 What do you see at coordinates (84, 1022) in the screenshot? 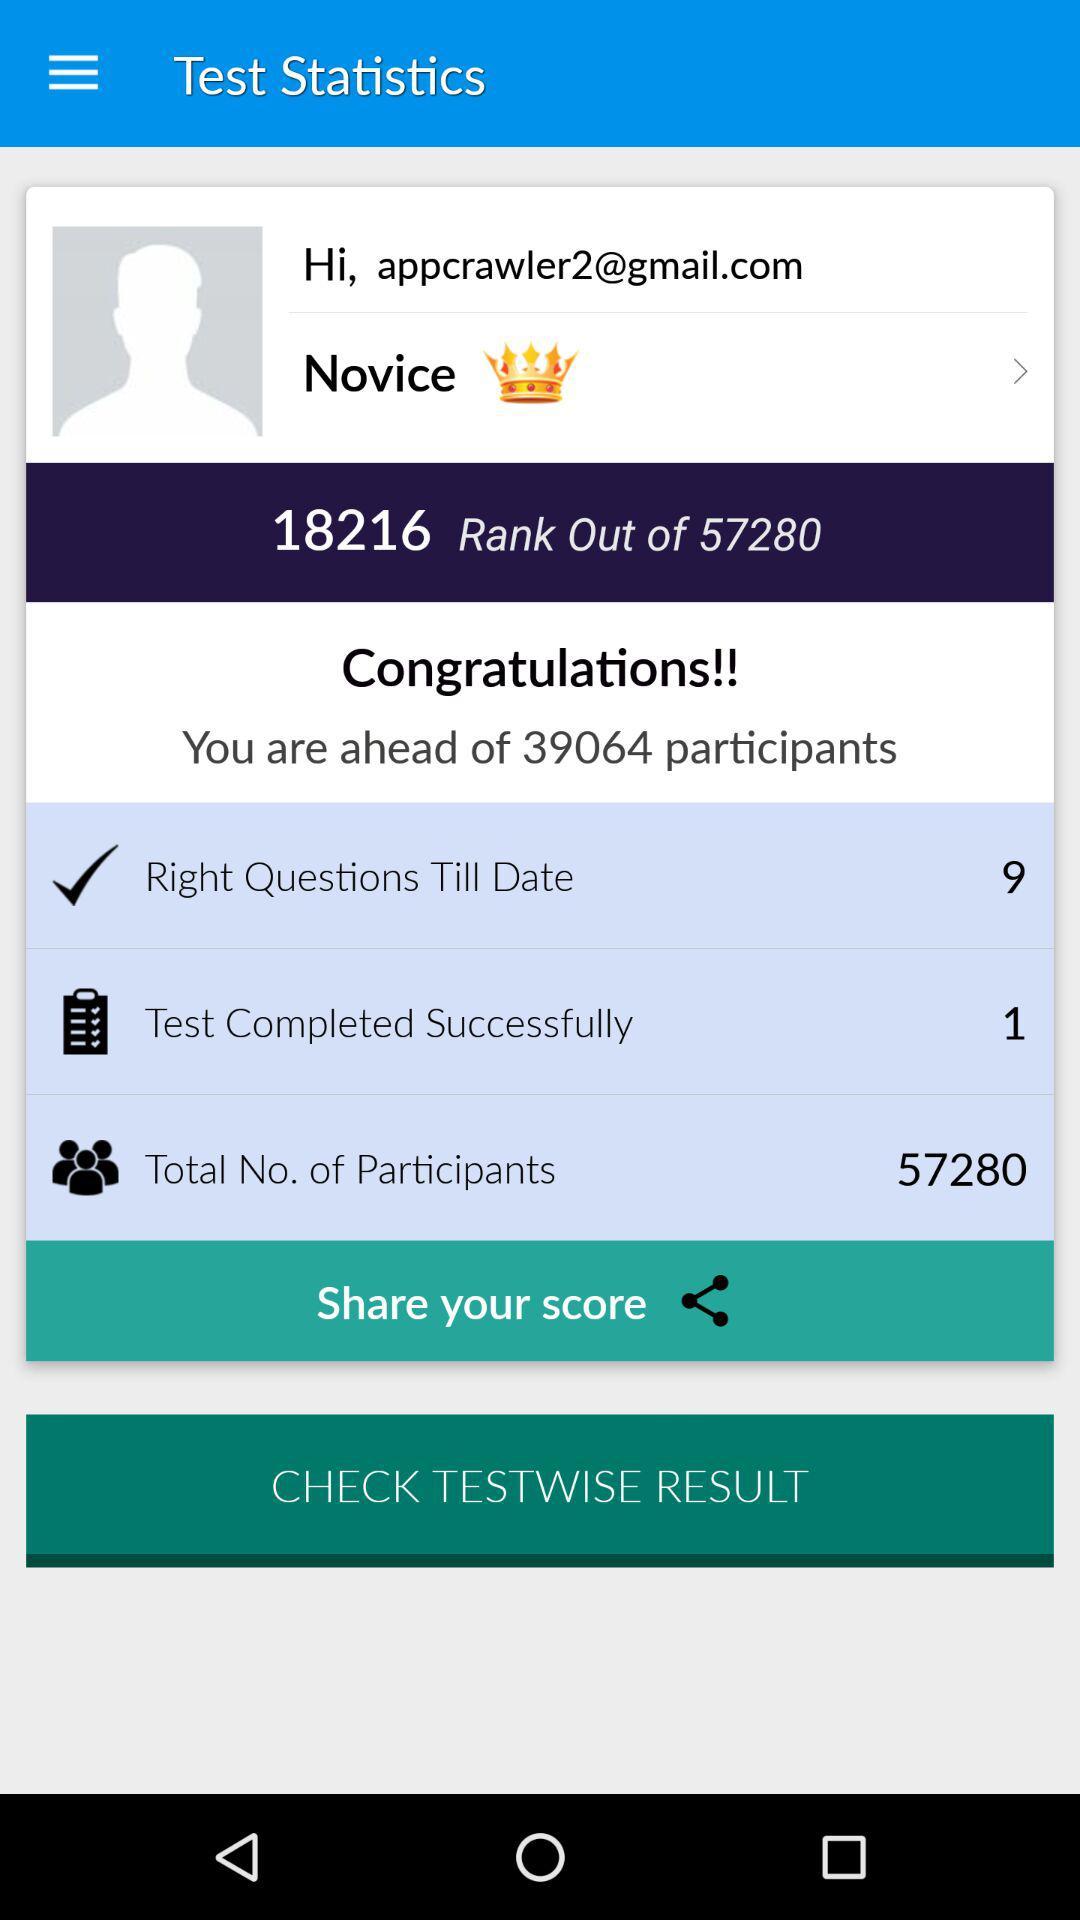
I see `the symbol which is left hand side of test completed successfully` at bounding box center [84, 1022].